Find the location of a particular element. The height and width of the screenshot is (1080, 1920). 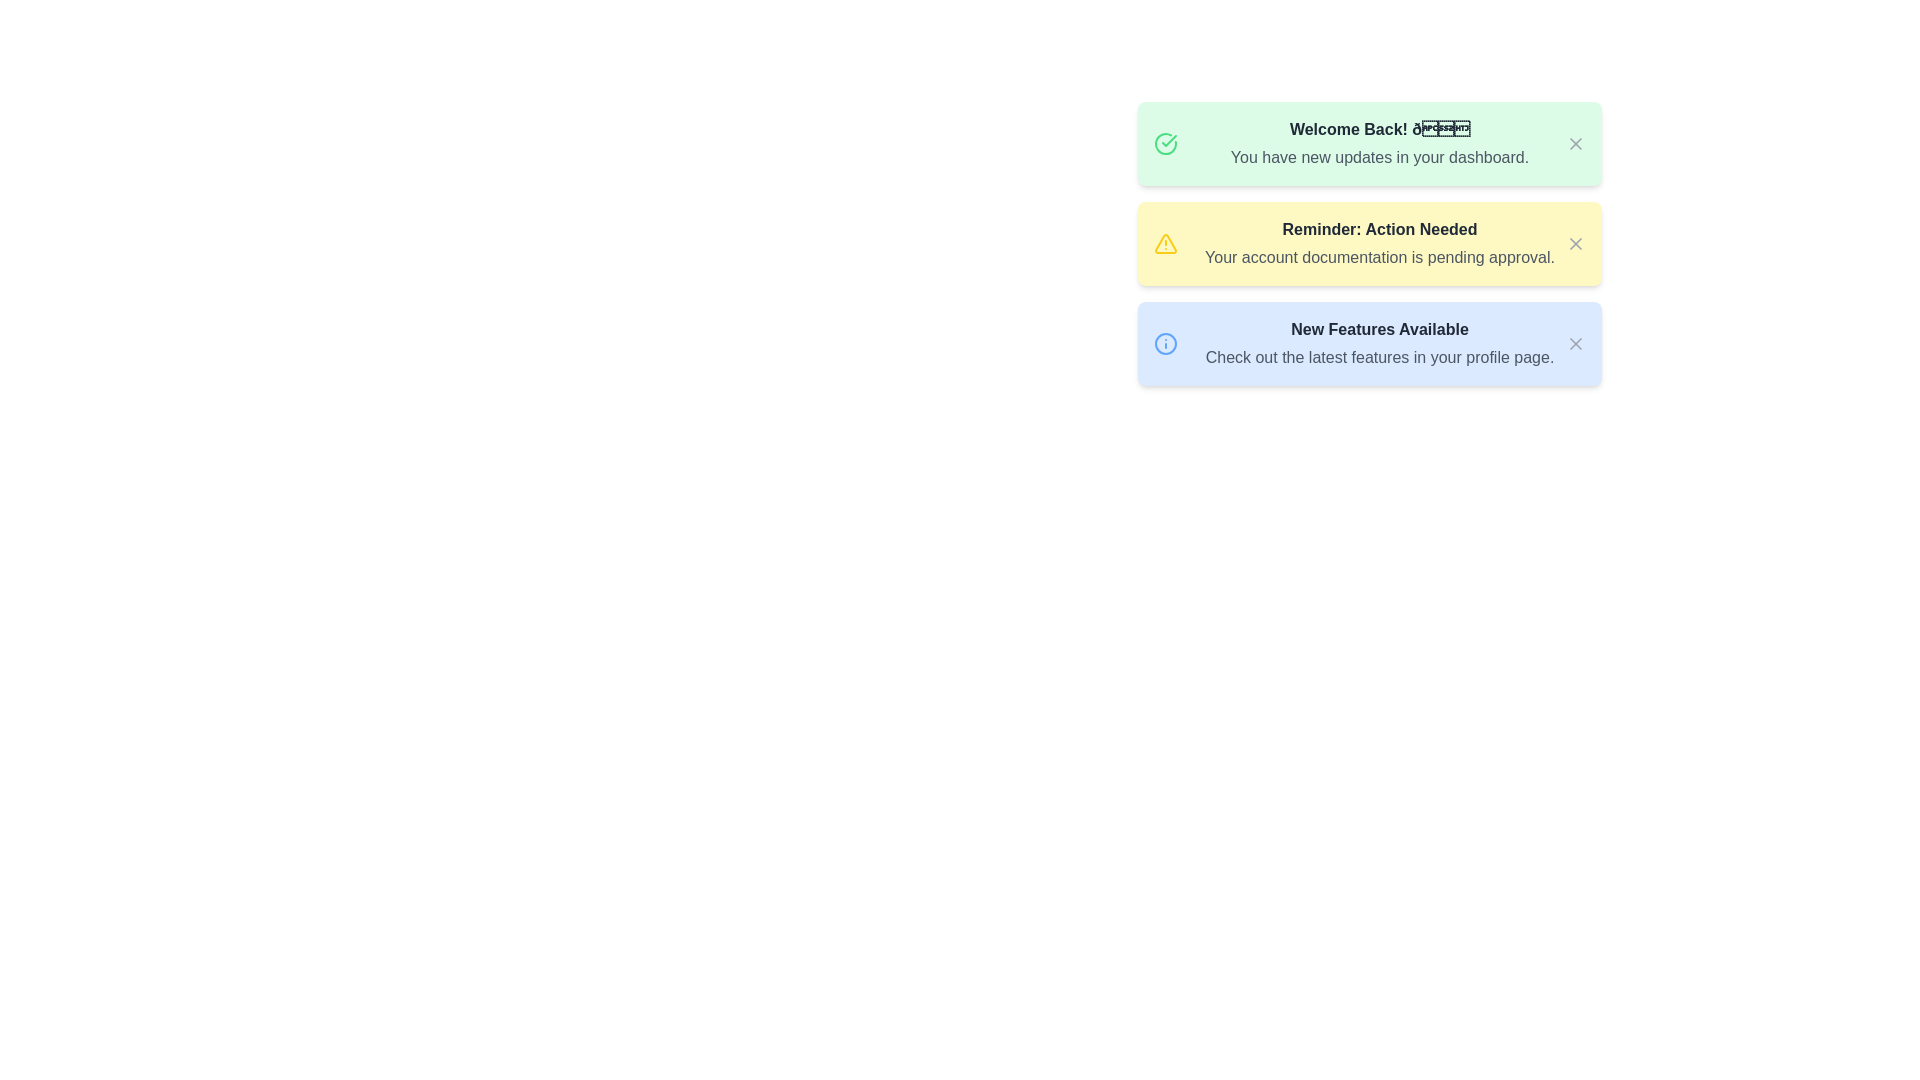

the welcoming message static text located in the top left corner of the green notification card is located at coordinates (1379, 130).